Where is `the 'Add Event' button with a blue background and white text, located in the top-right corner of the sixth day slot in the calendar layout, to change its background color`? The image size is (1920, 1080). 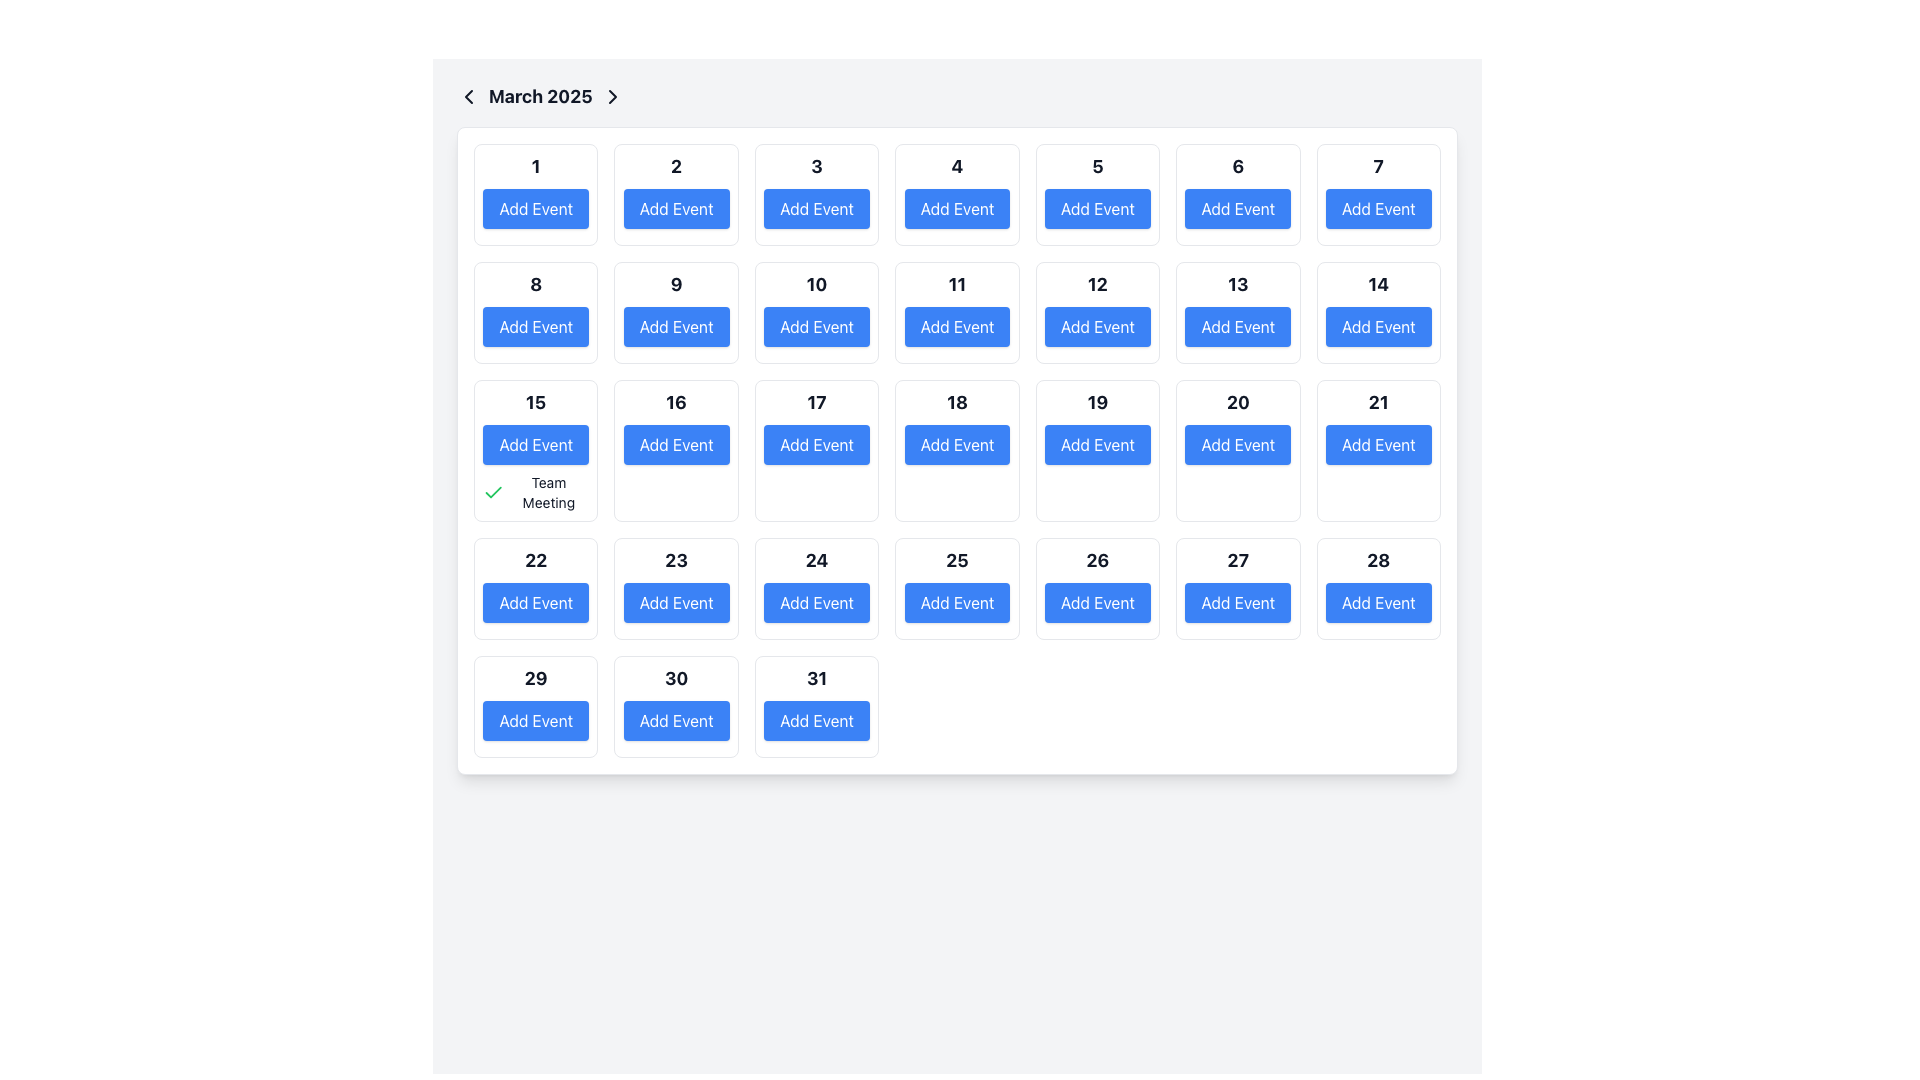
the 'Add Event' button with a blue background and white text, located in the top-right corner of the sixth day slot in the calendar layout, to change its background color is located at coordinates (1237, 208).